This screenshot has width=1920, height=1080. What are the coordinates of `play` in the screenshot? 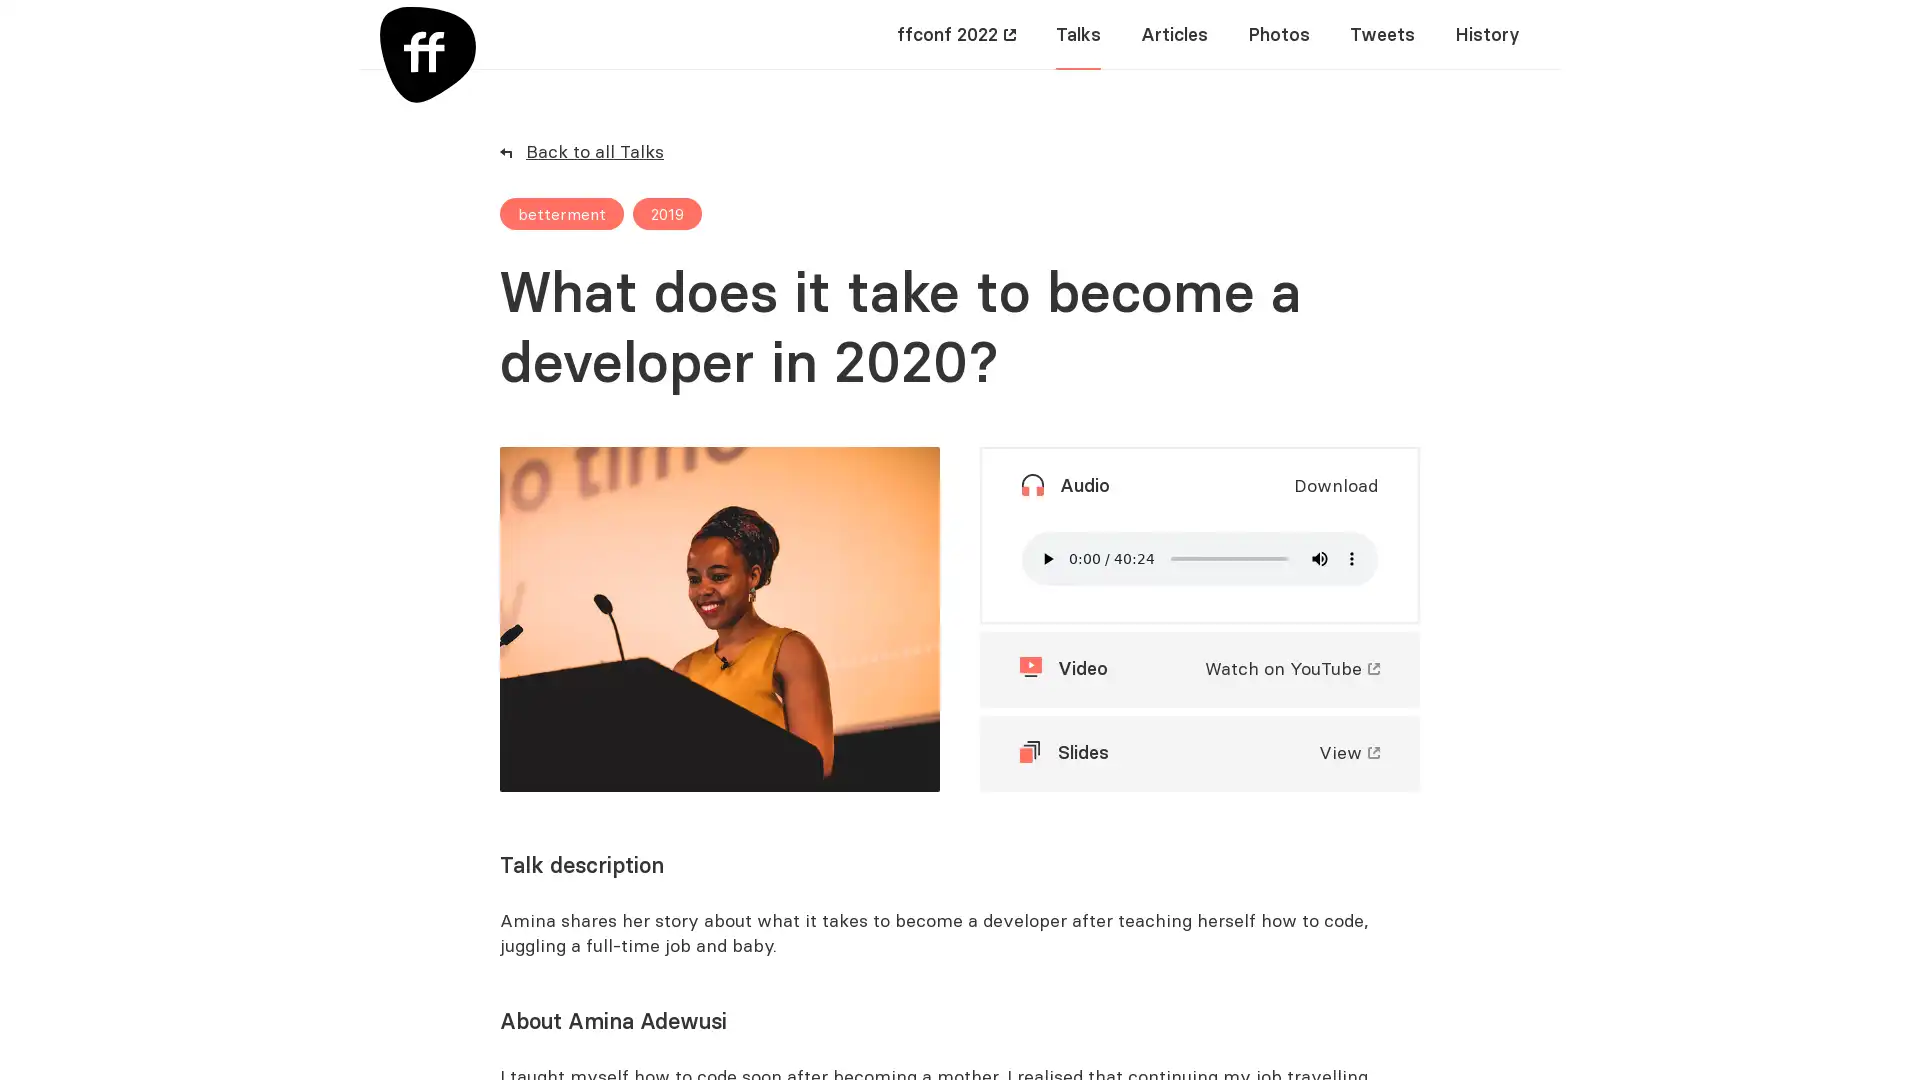 It's located at (1046, 559).